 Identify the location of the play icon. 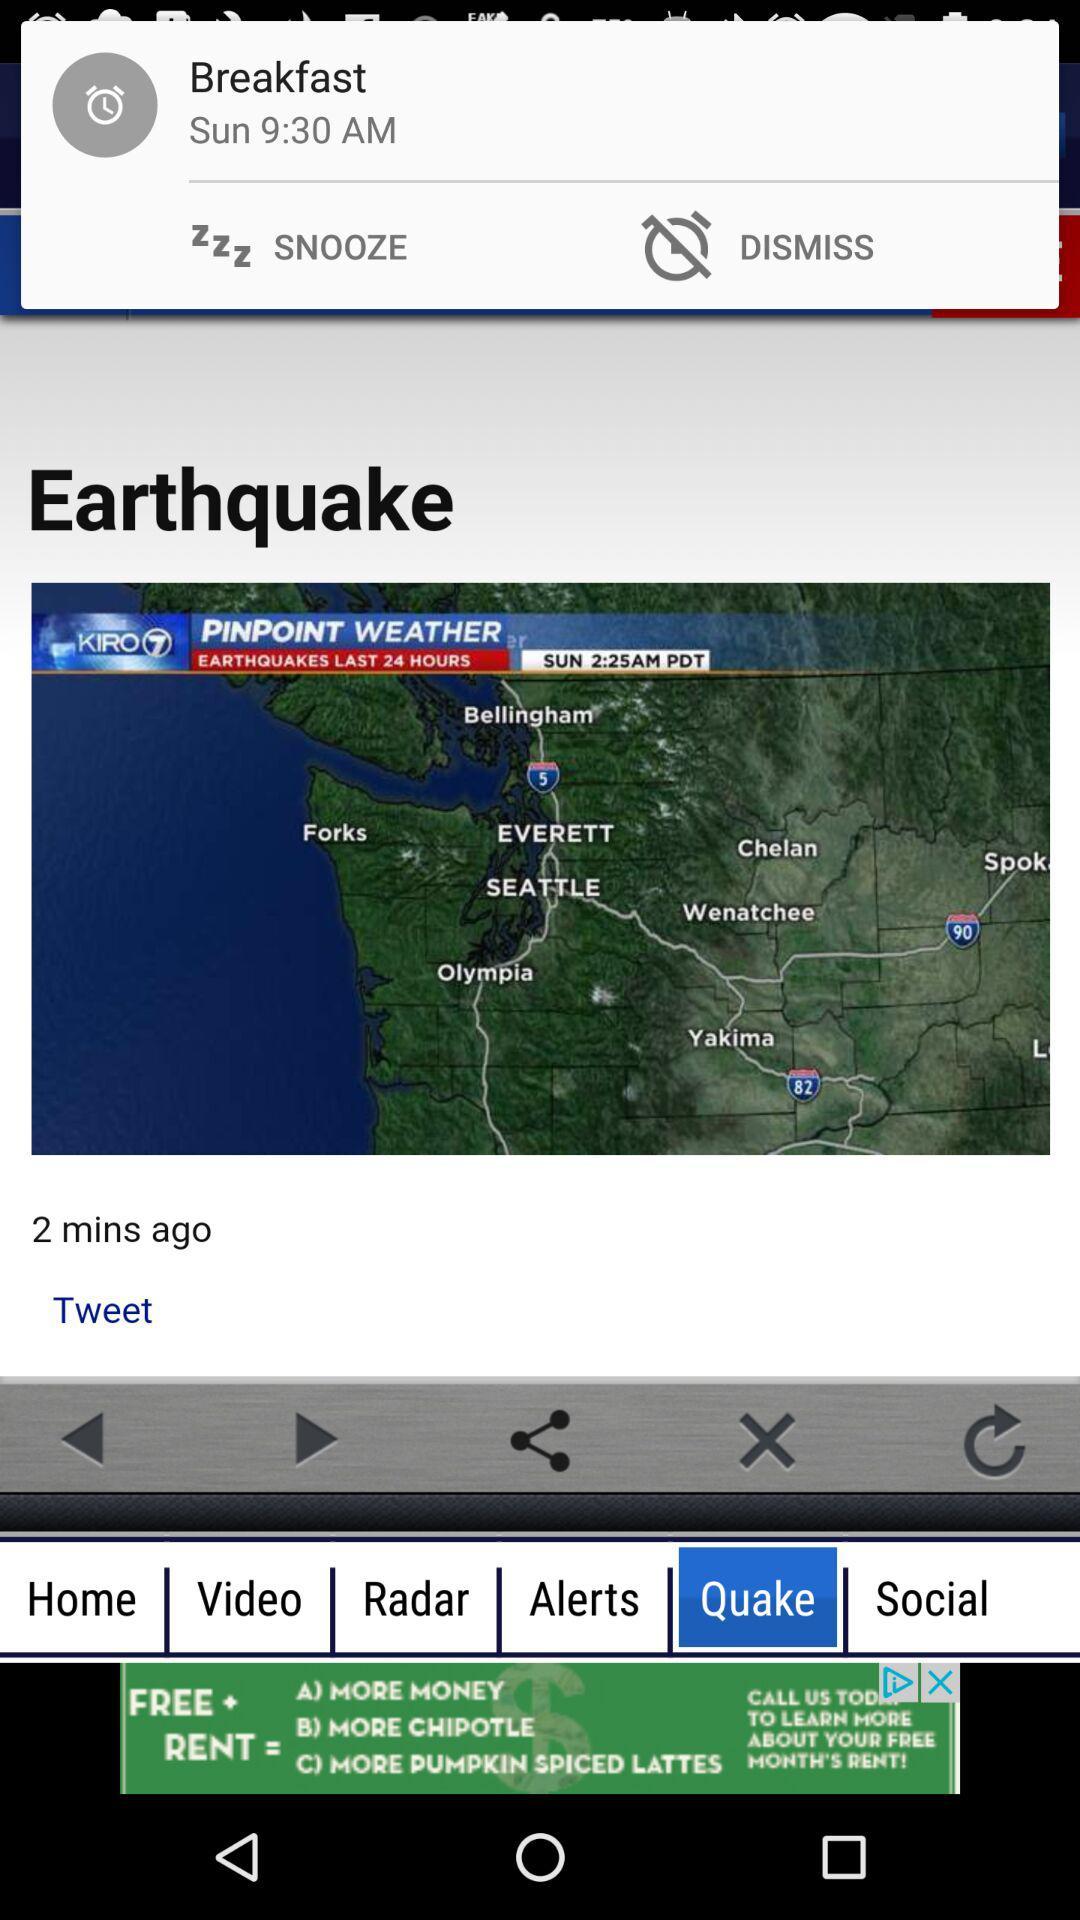
(312, 1440).